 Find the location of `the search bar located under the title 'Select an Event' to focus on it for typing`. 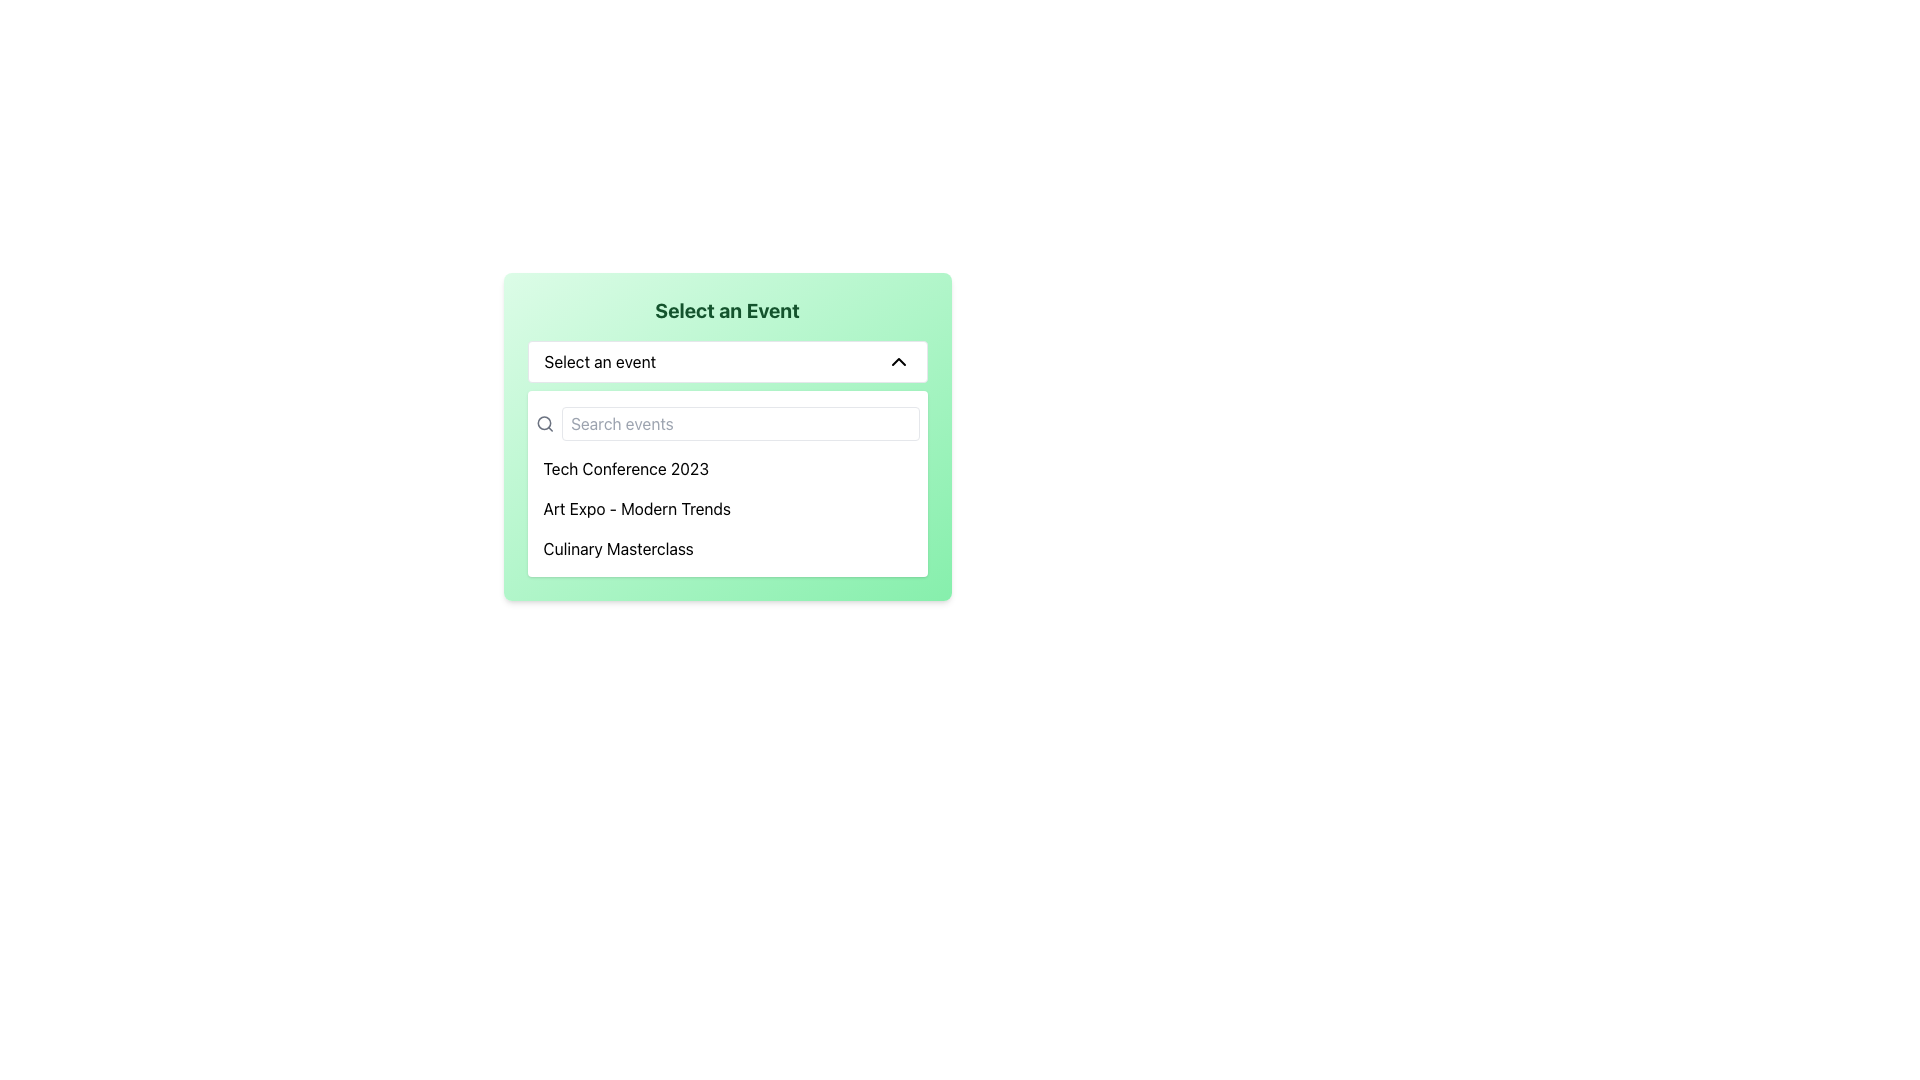

the search bar located under the title 'Select an Event' to focus on it for typing is located at coordinates (739, 423).